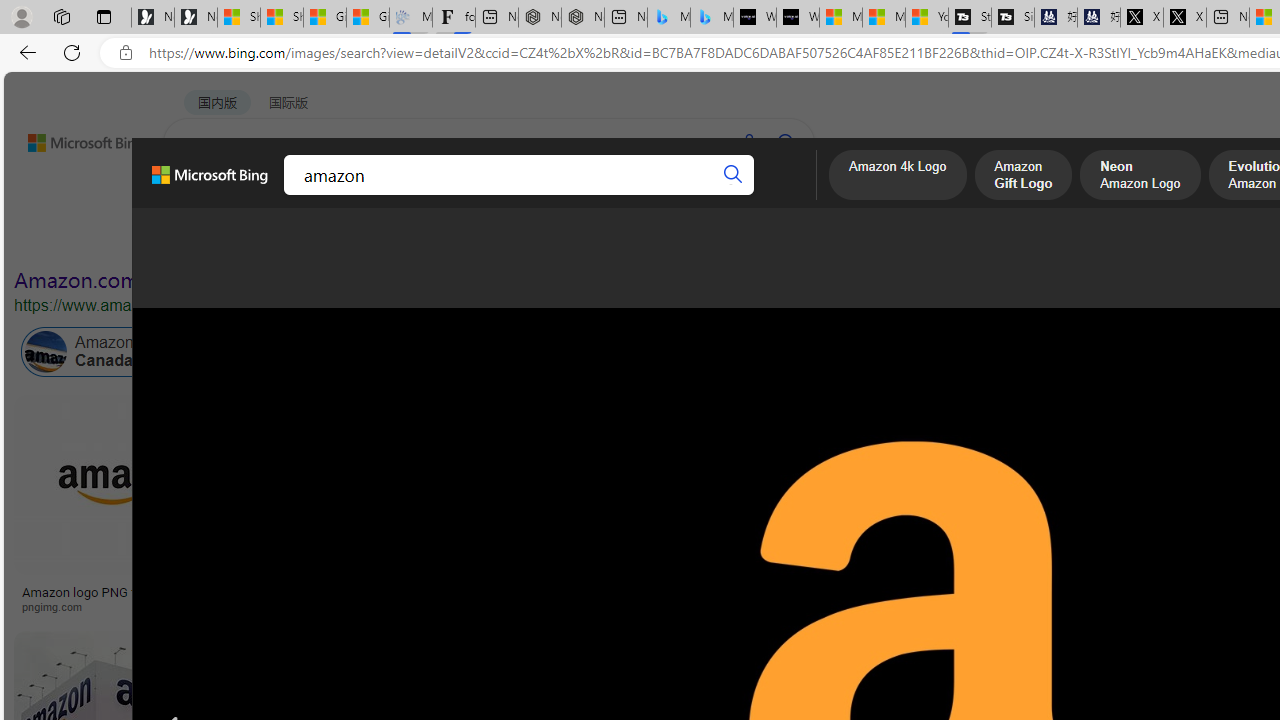 This screenshot has width=1280, height=720. Describe the element at coordinates (58, 605) in the screenshot. I see `'pngimg.com'` at that location.